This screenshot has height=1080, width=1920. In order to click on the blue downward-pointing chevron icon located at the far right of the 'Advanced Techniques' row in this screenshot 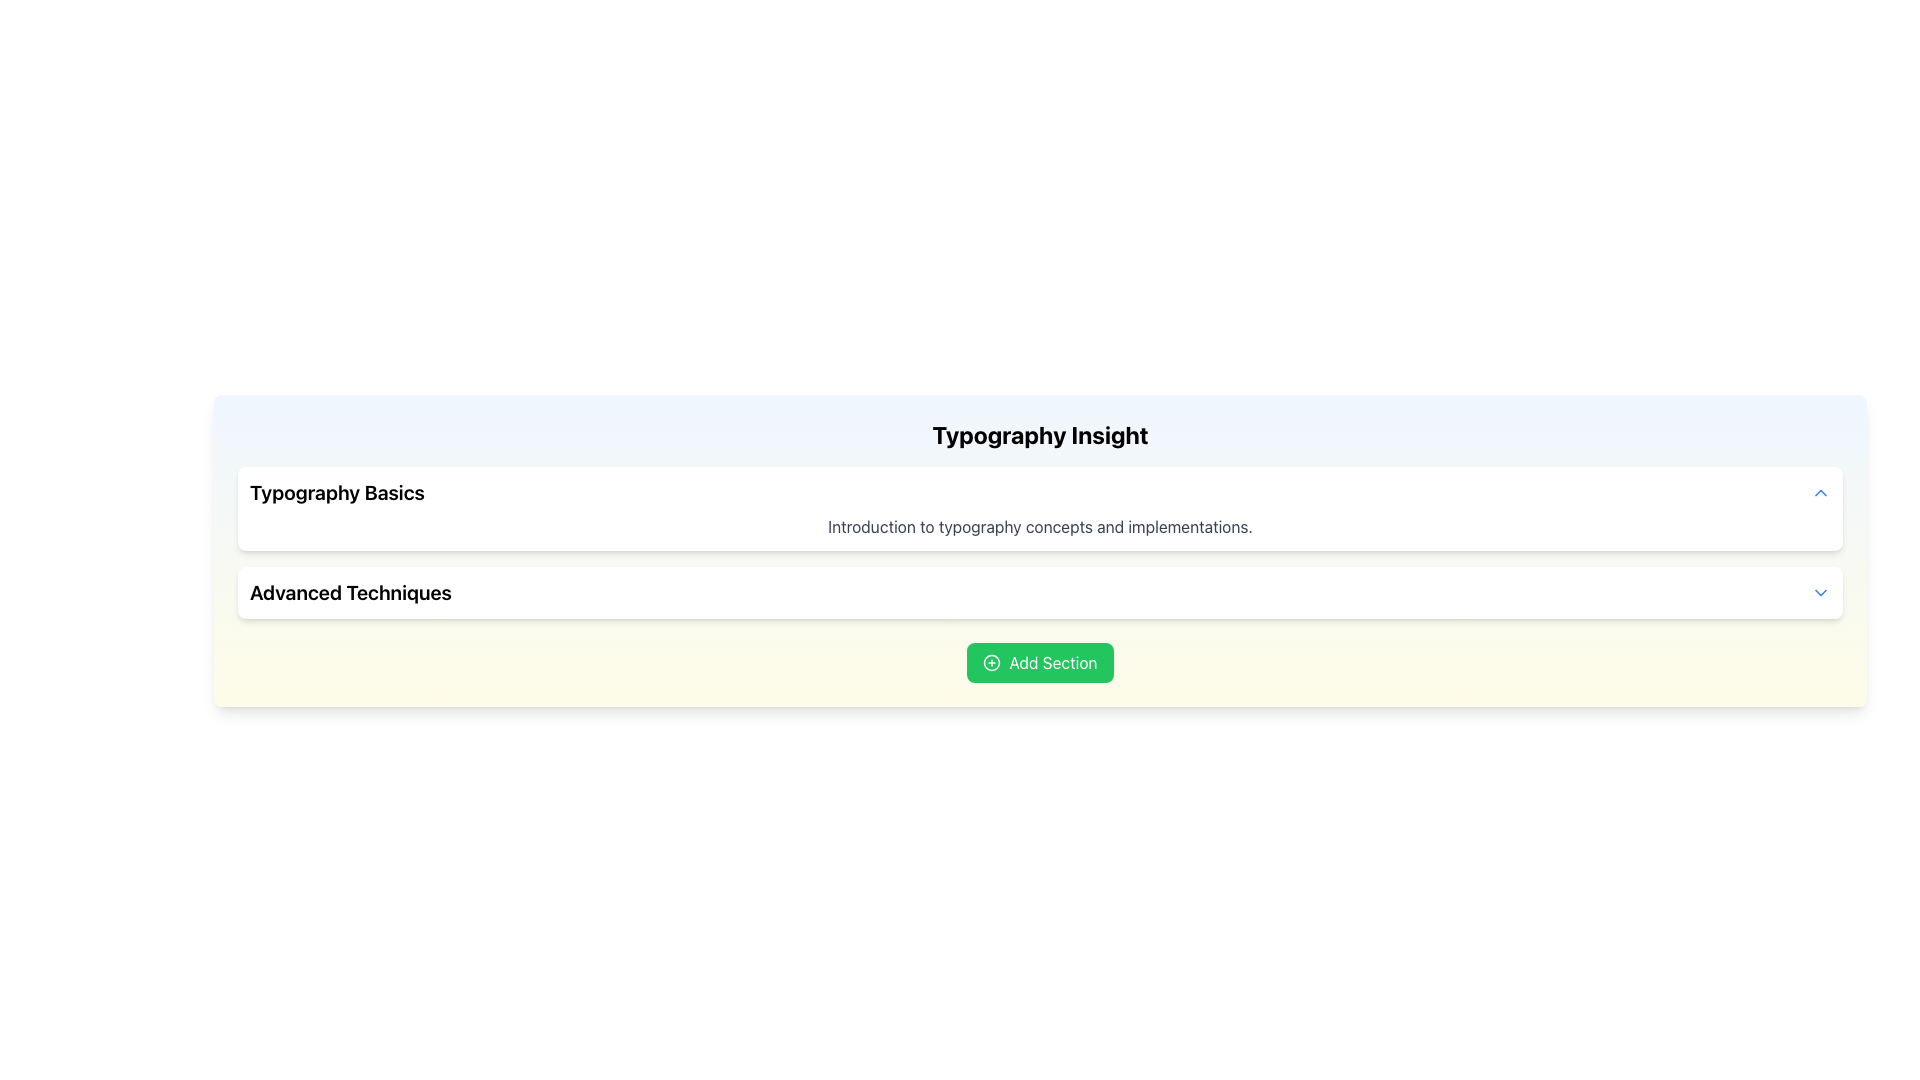, I will do `click(1820, 592)`.